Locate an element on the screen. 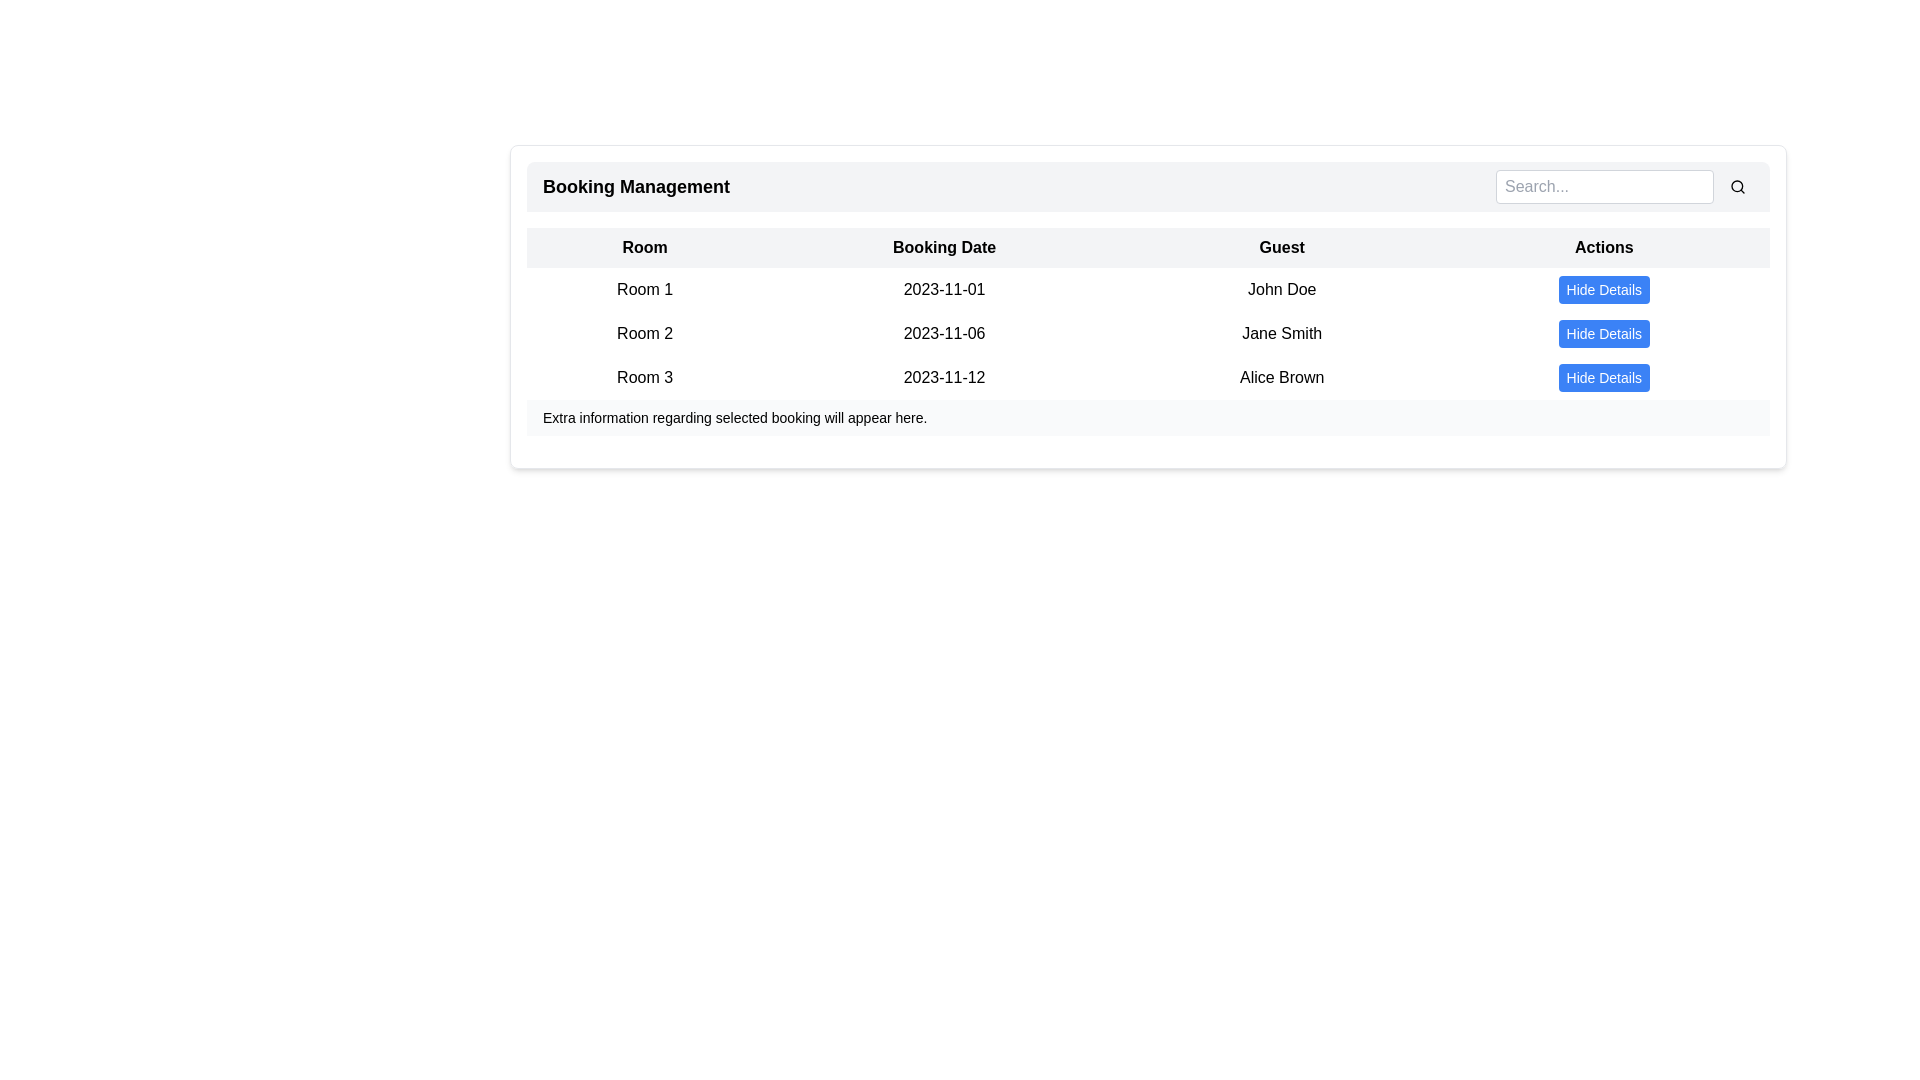  the static text label displaying the booking date located in the last row of the table under the header 'Booking Date' is located at coordinates (943, 378).